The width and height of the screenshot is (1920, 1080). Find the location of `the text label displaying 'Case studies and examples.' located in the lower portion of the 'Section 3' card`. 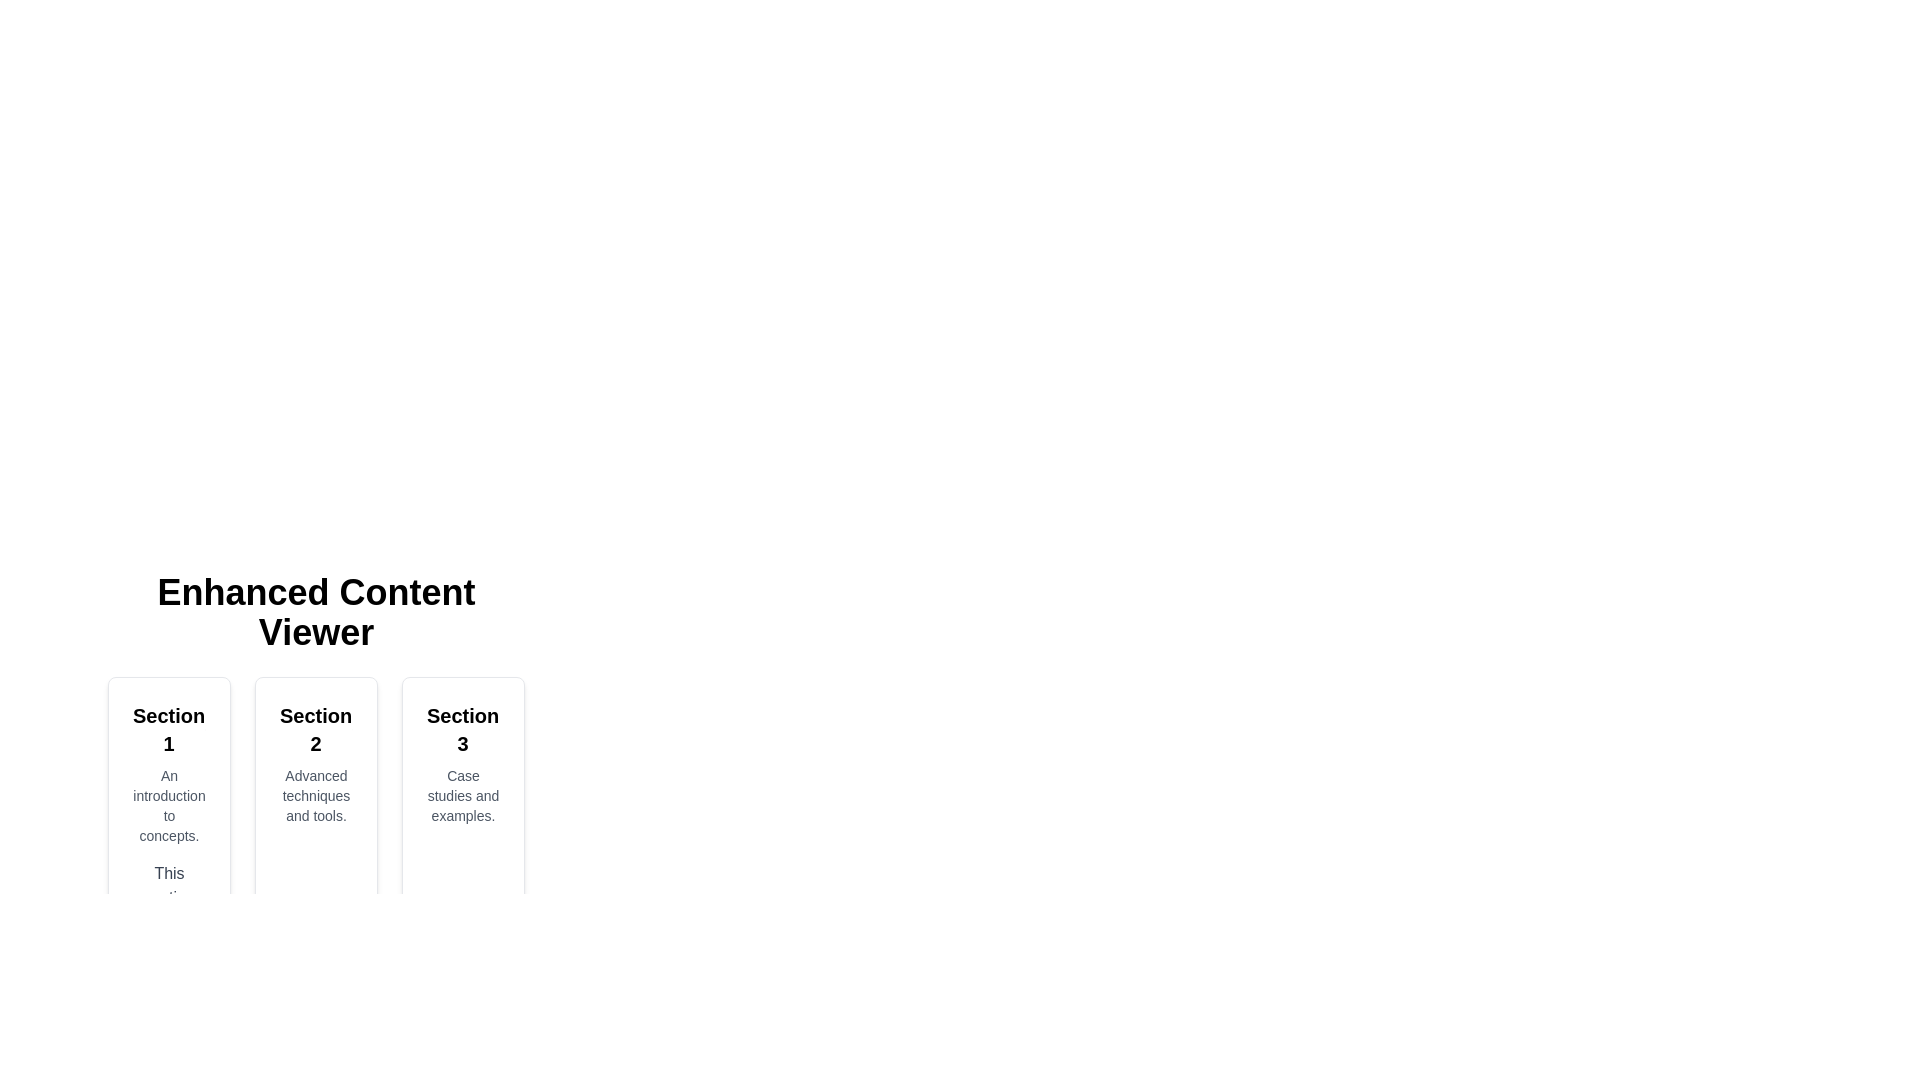

the text label displaying 'Case studies and examples.' located in the lower portion of the 'Section 3' card is located at coordinates (462, 794).